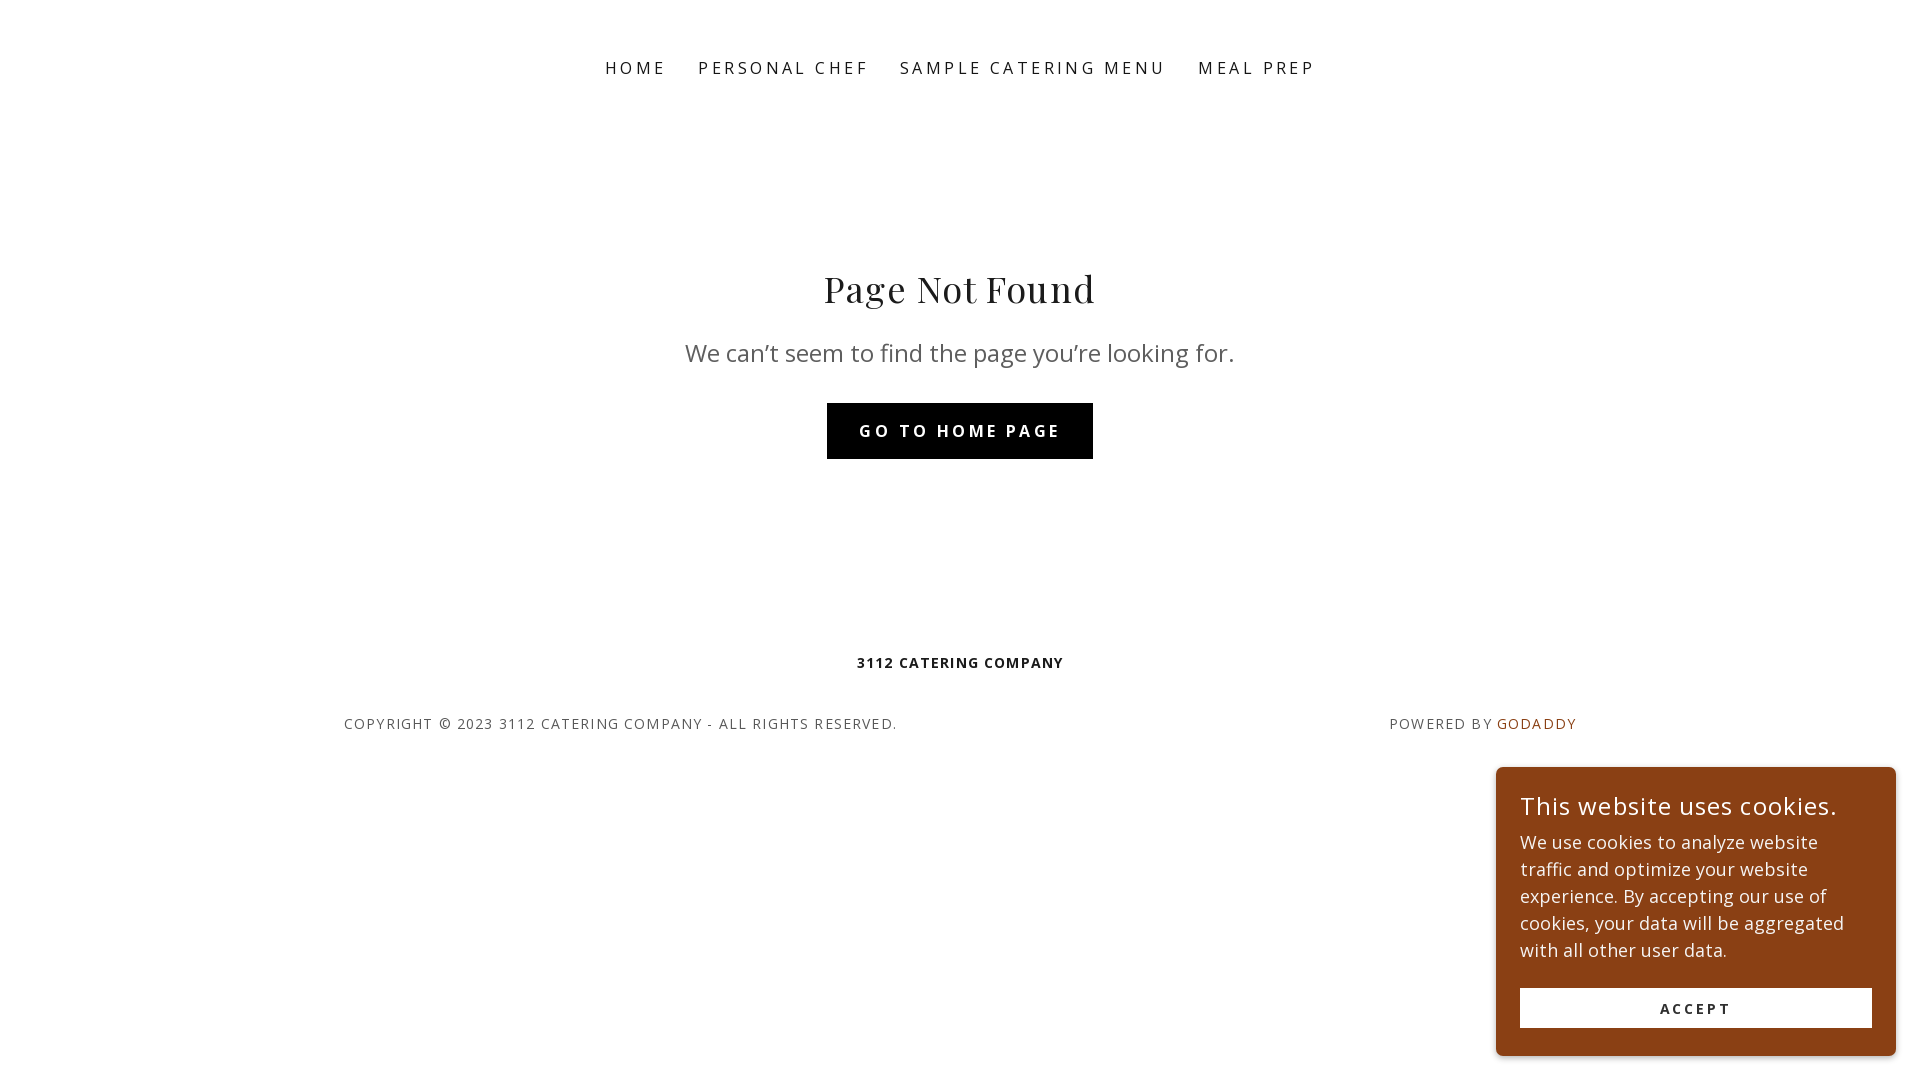 This screenshot has height=1080, width=1920. I want to click on 'GODADDY', so click(1535, 723).